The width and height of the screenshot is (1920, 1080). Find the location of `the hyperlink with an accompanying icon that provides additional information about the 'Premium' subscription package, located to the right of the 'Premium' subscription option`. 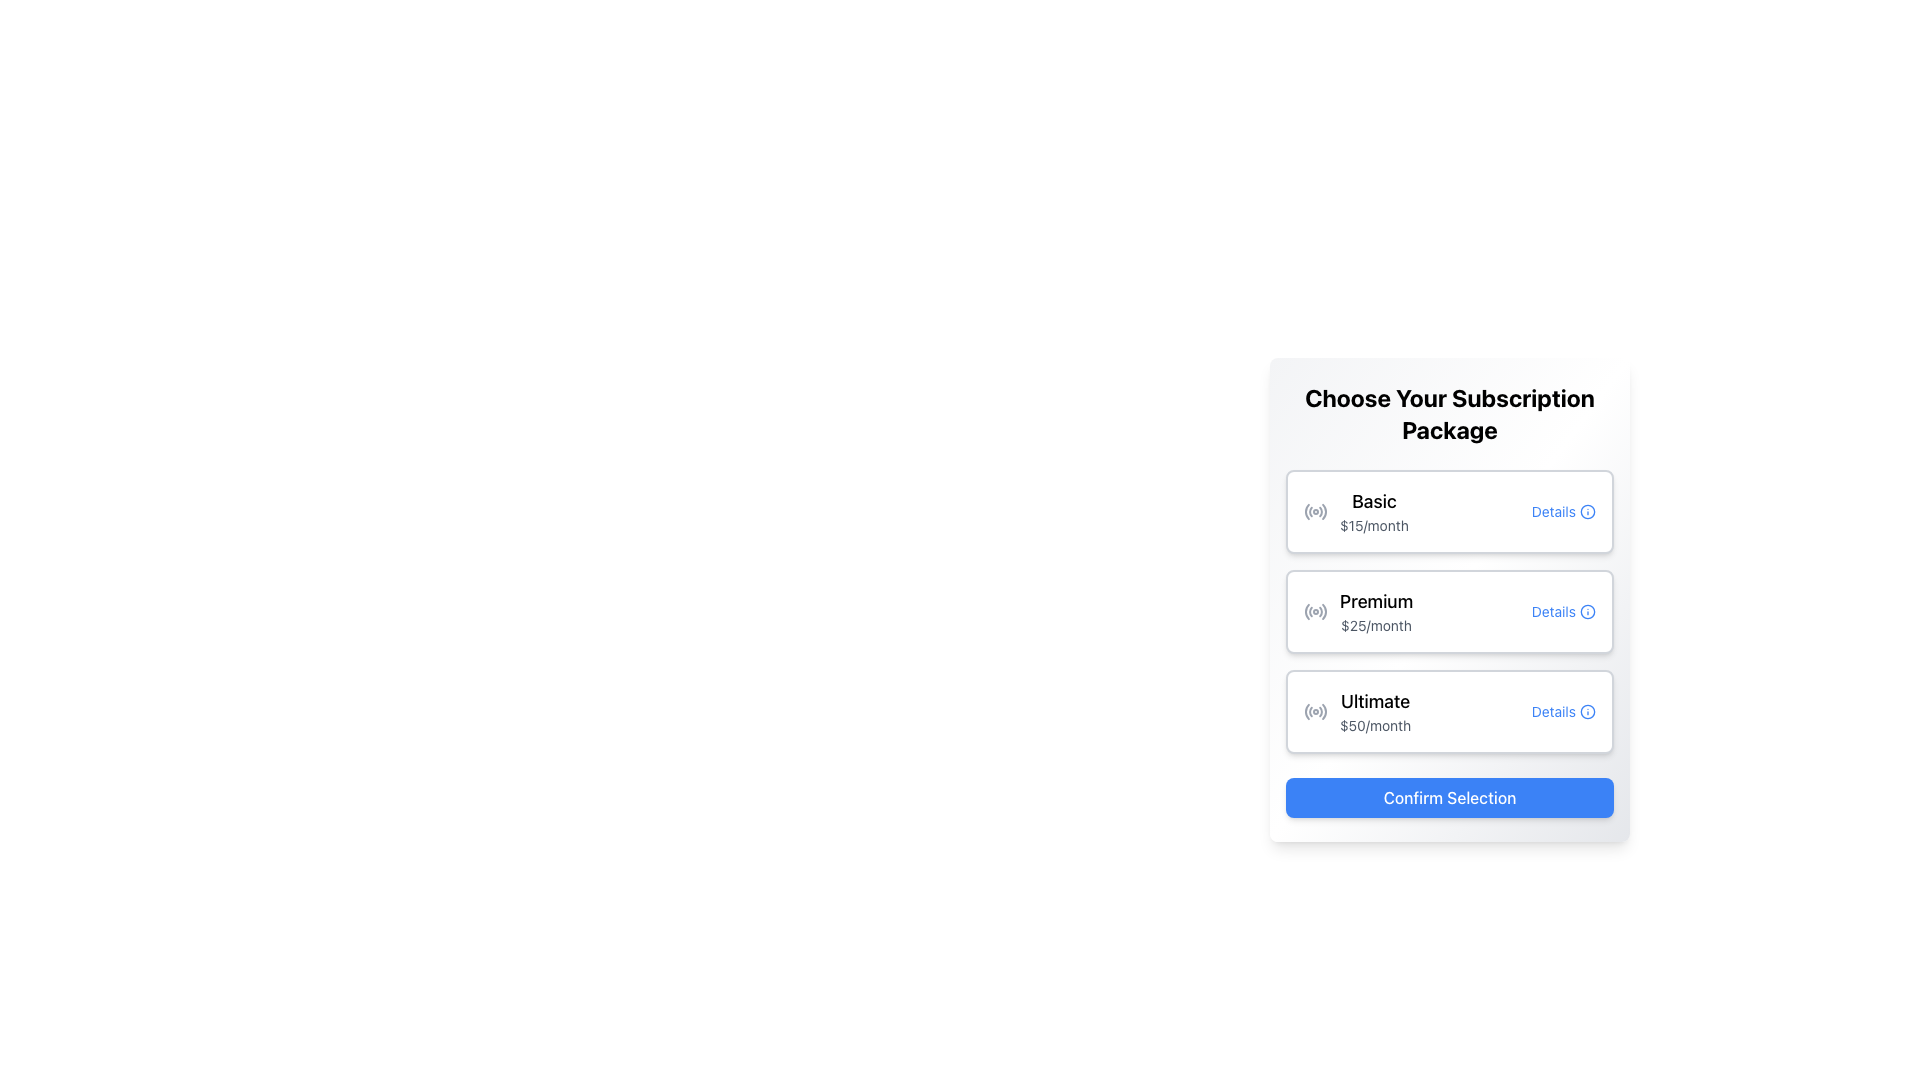

the hyperlink with an accompanying icon that provides additional information about the 'Premium' subscription package, located to the right of the 'Premium' subscription option is located at coordinates (1562, 611).